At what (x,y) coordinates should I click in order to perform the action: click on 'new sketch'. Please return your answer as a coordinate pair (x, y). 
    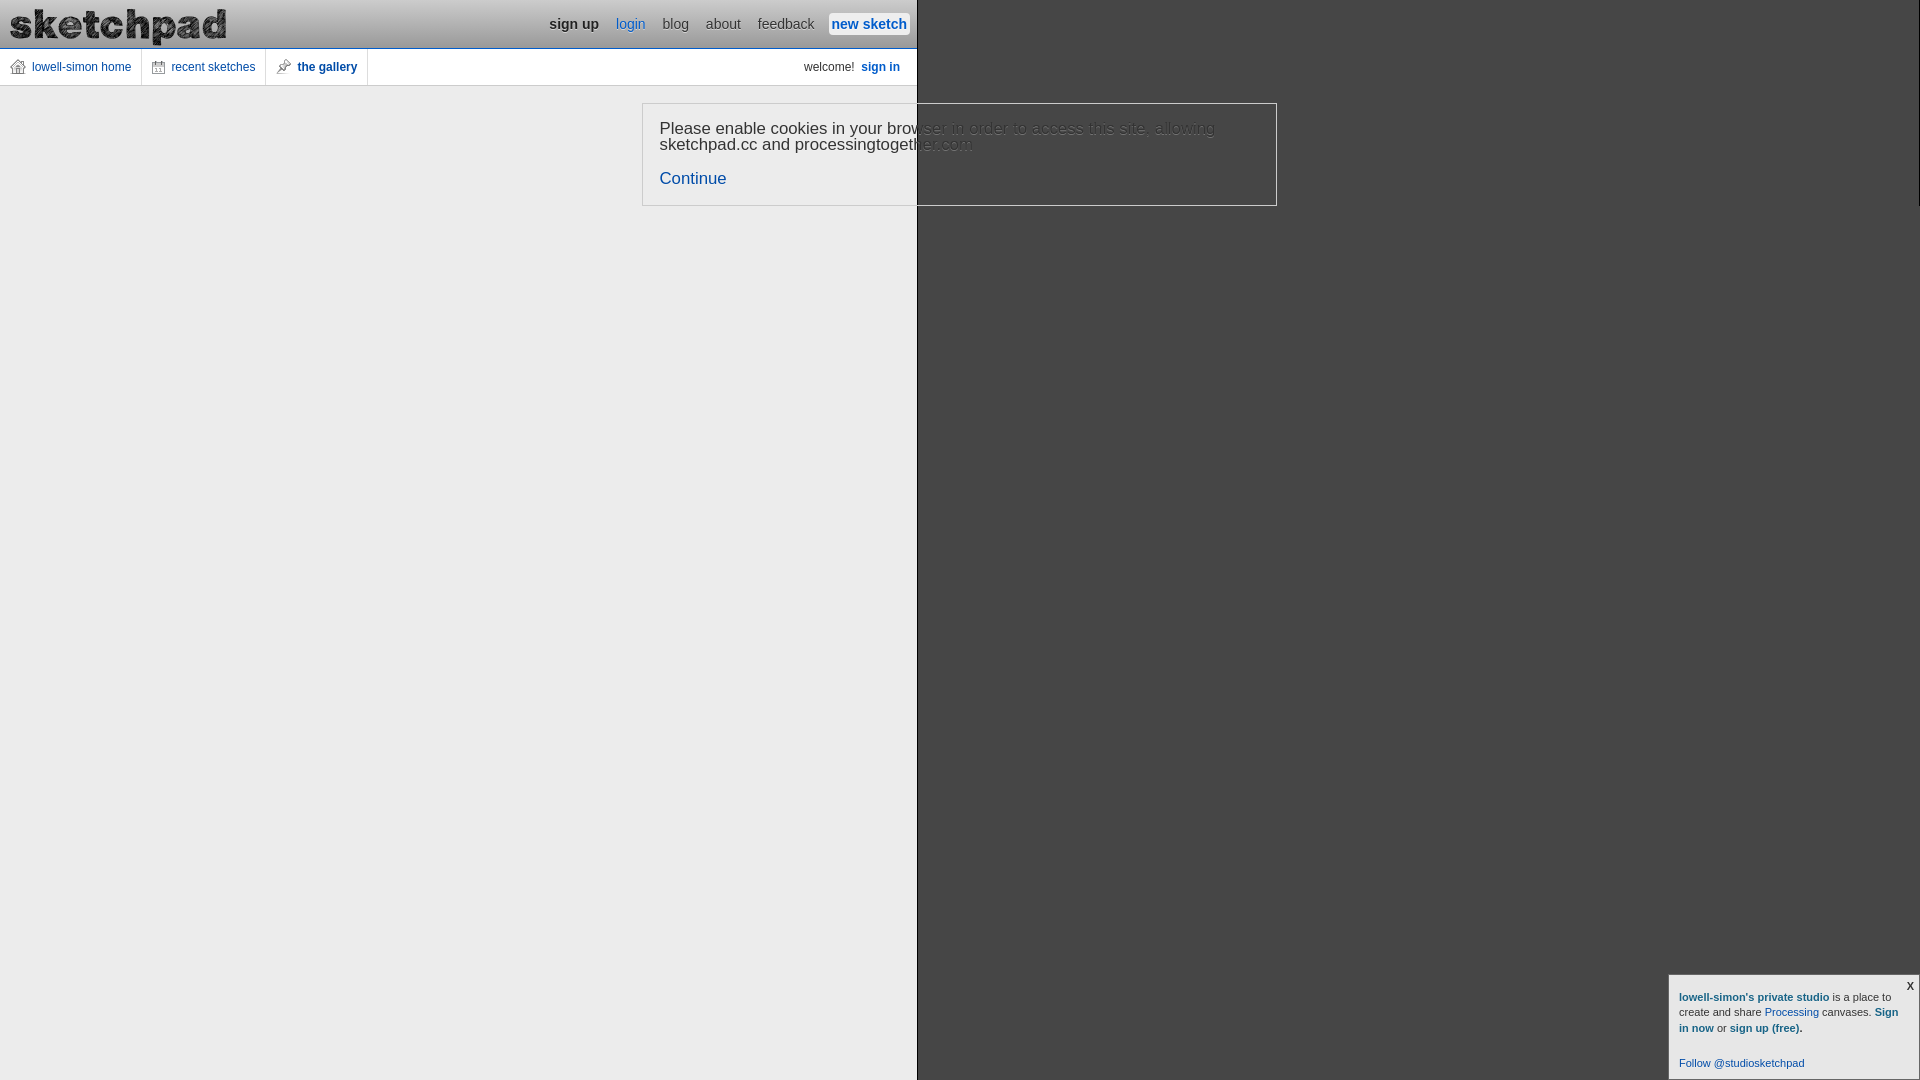
    Looking at the image, I should click on (869, 23).